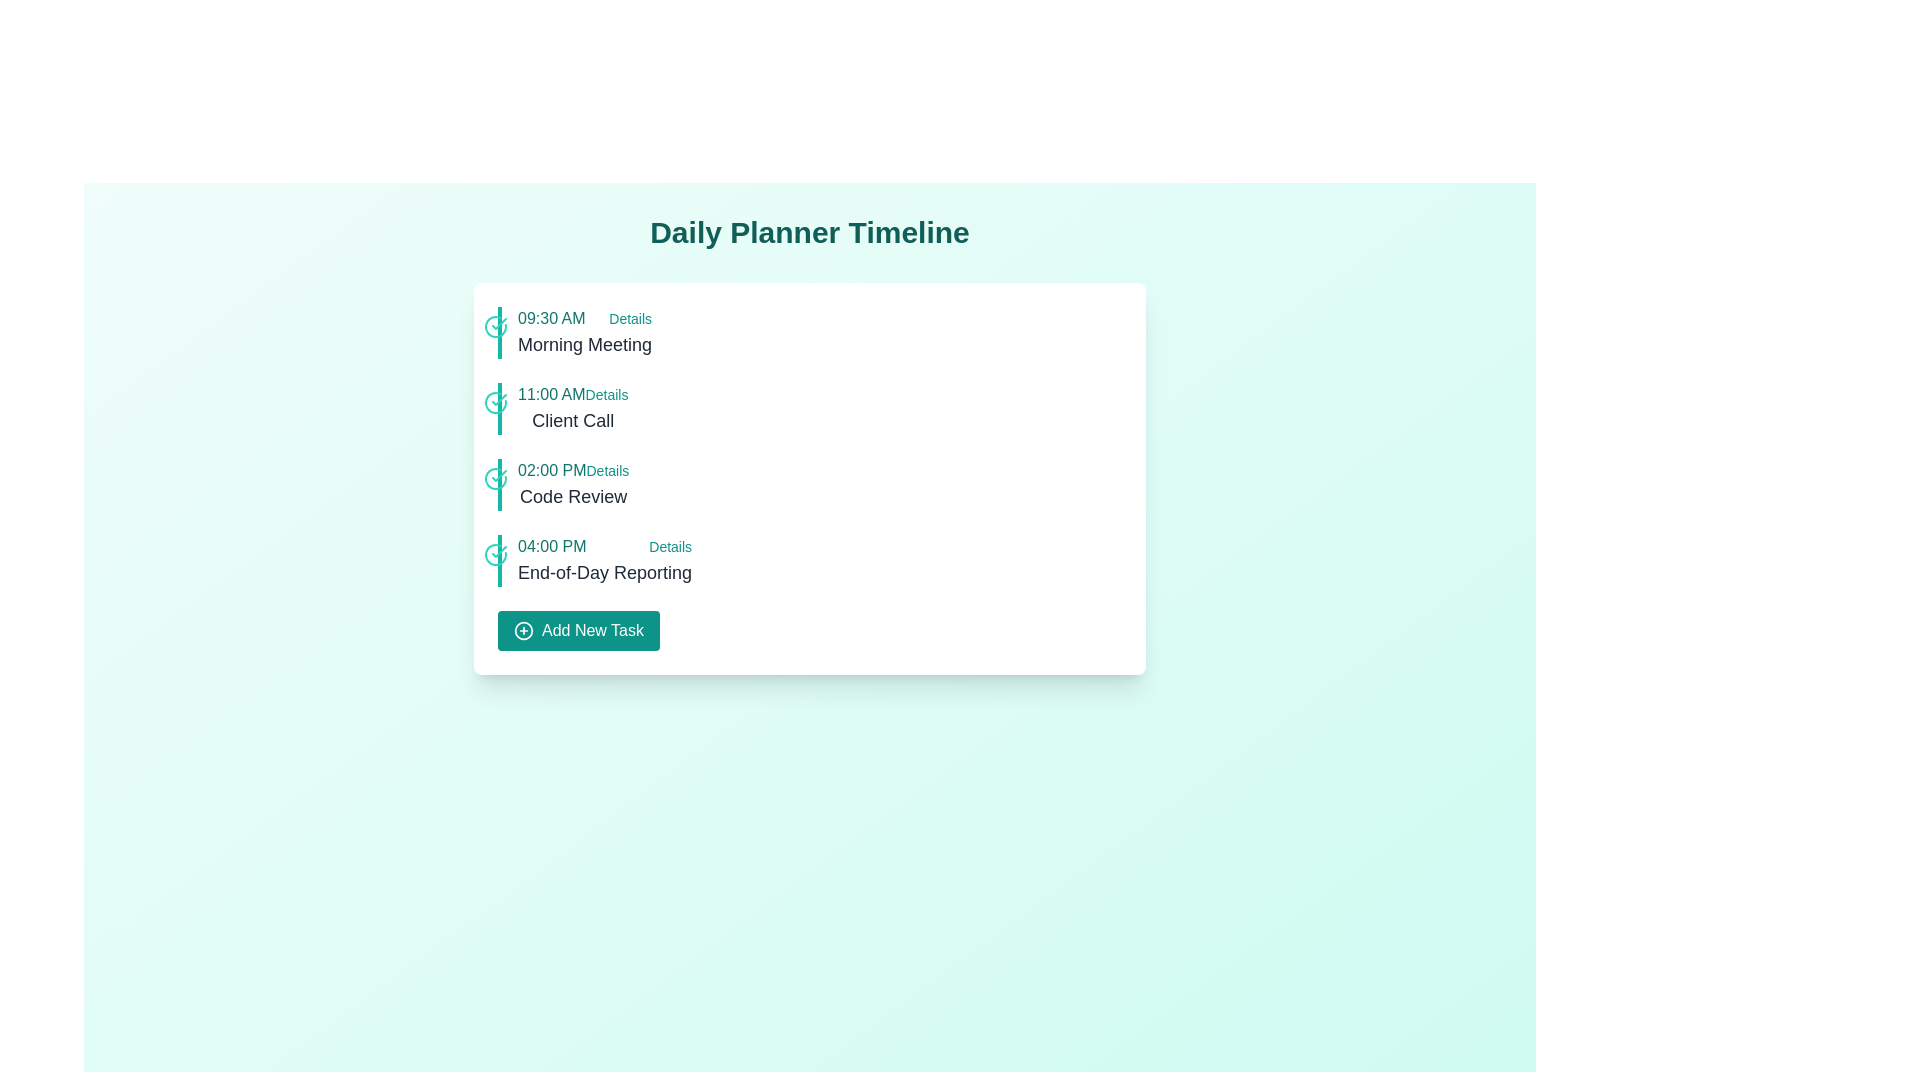  I want to click on the hyperlink in the fourth row of the 'Daily Planner Timeline' section, so click(670, 547).